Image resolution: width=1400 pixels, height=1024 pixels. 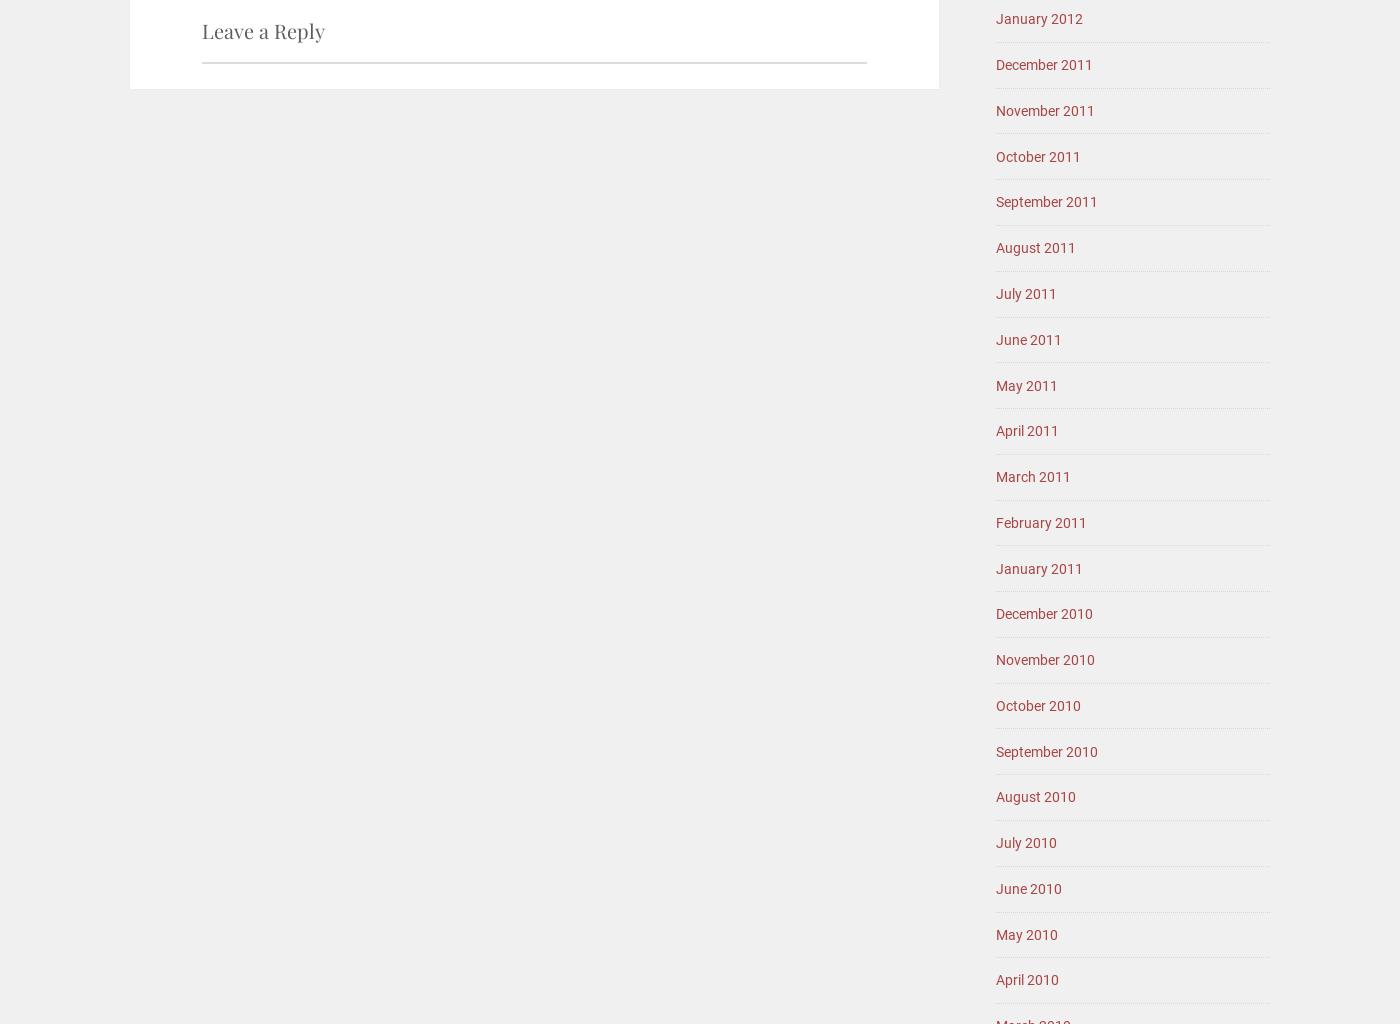 I want to click on 'April 2010', so click(x=1027, y=979).